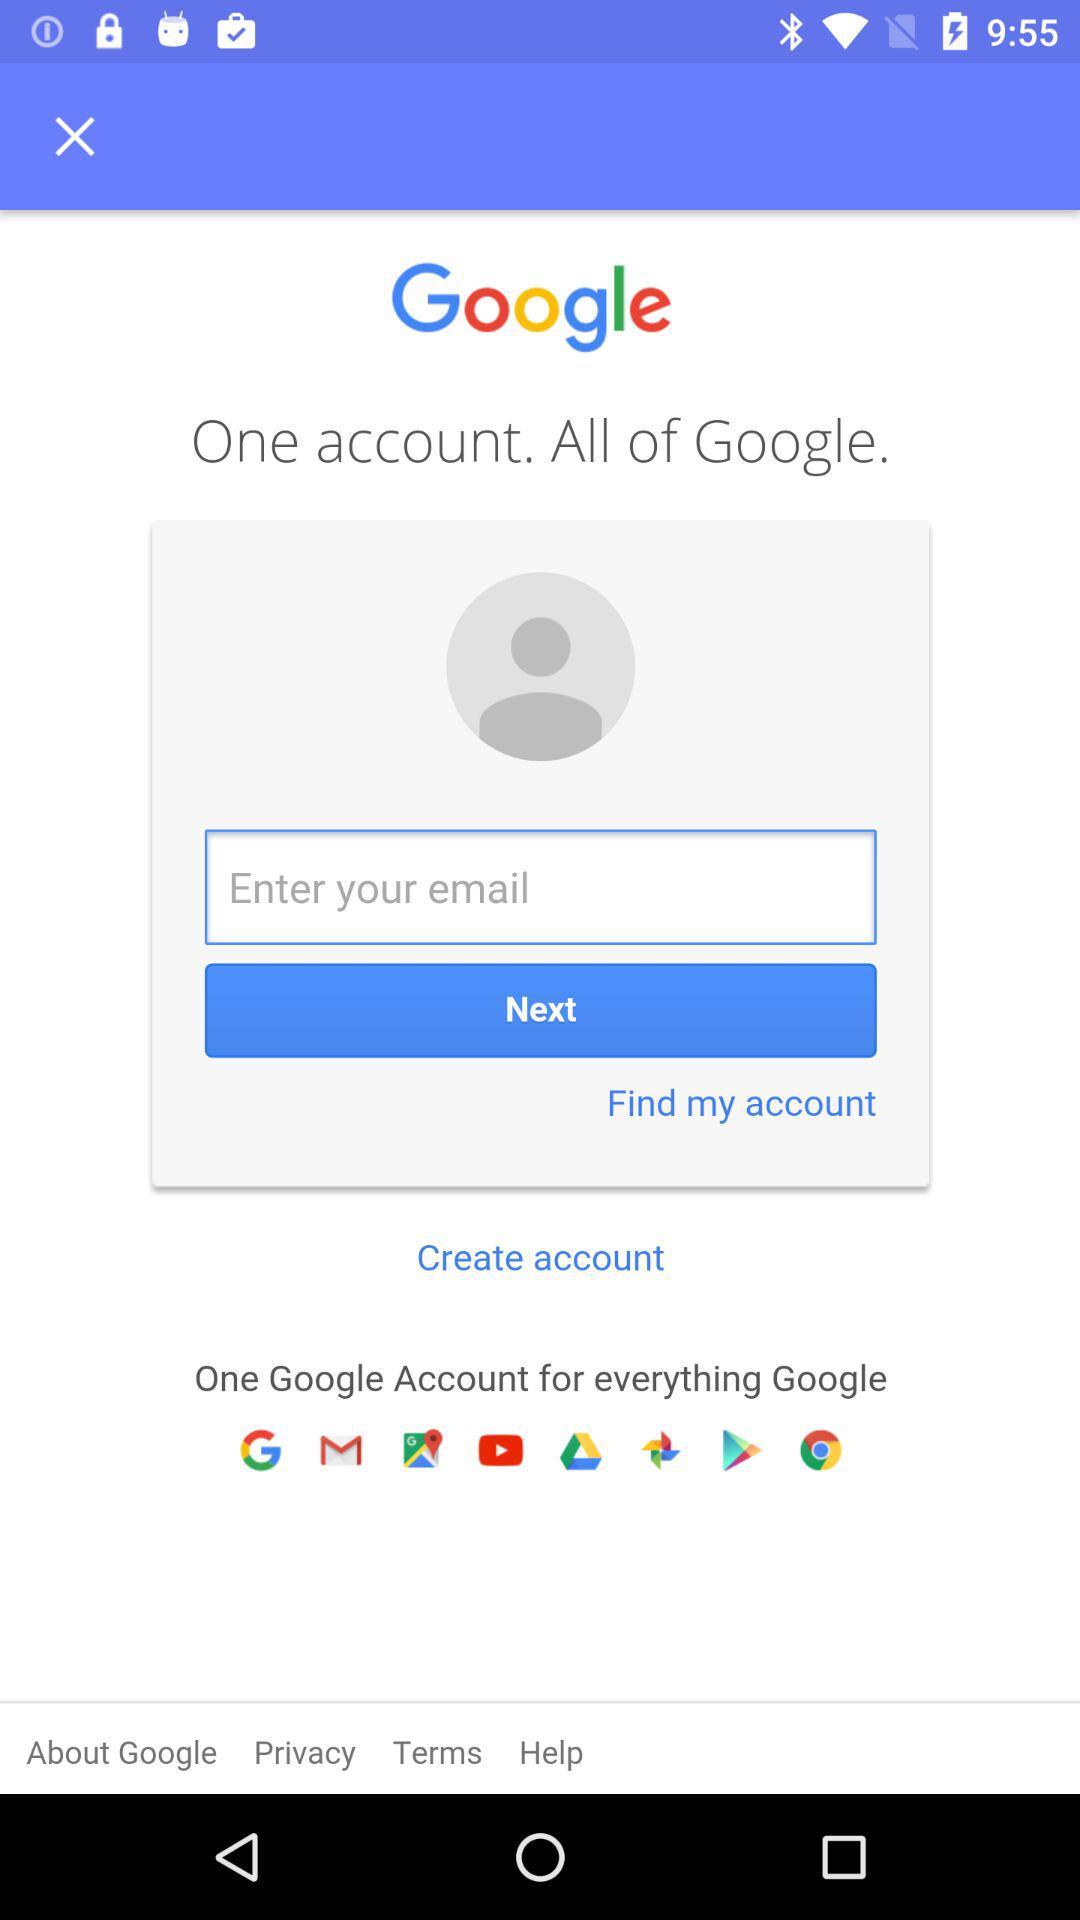 This screenshot has height=1920, width=1080. I want to click on next, so click(540, 1002).